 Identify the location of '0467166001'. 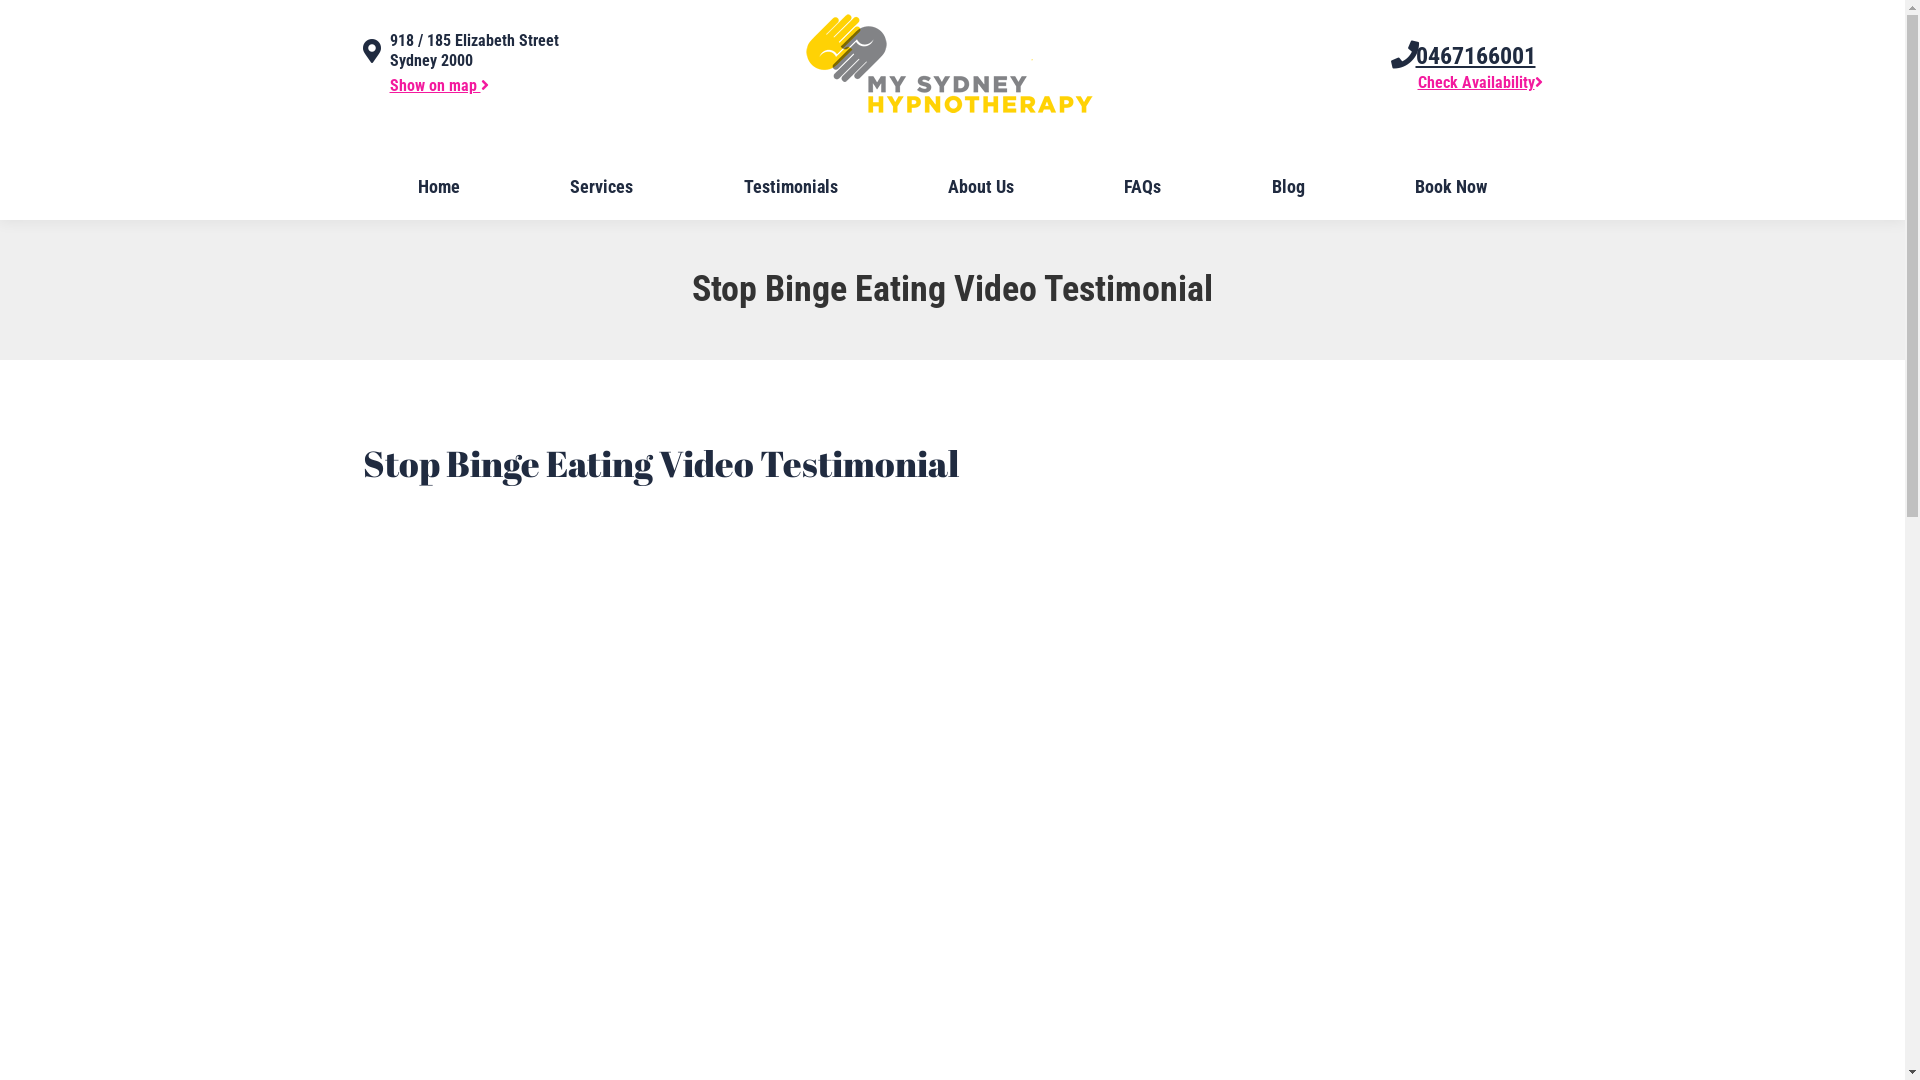
(1415, 55).